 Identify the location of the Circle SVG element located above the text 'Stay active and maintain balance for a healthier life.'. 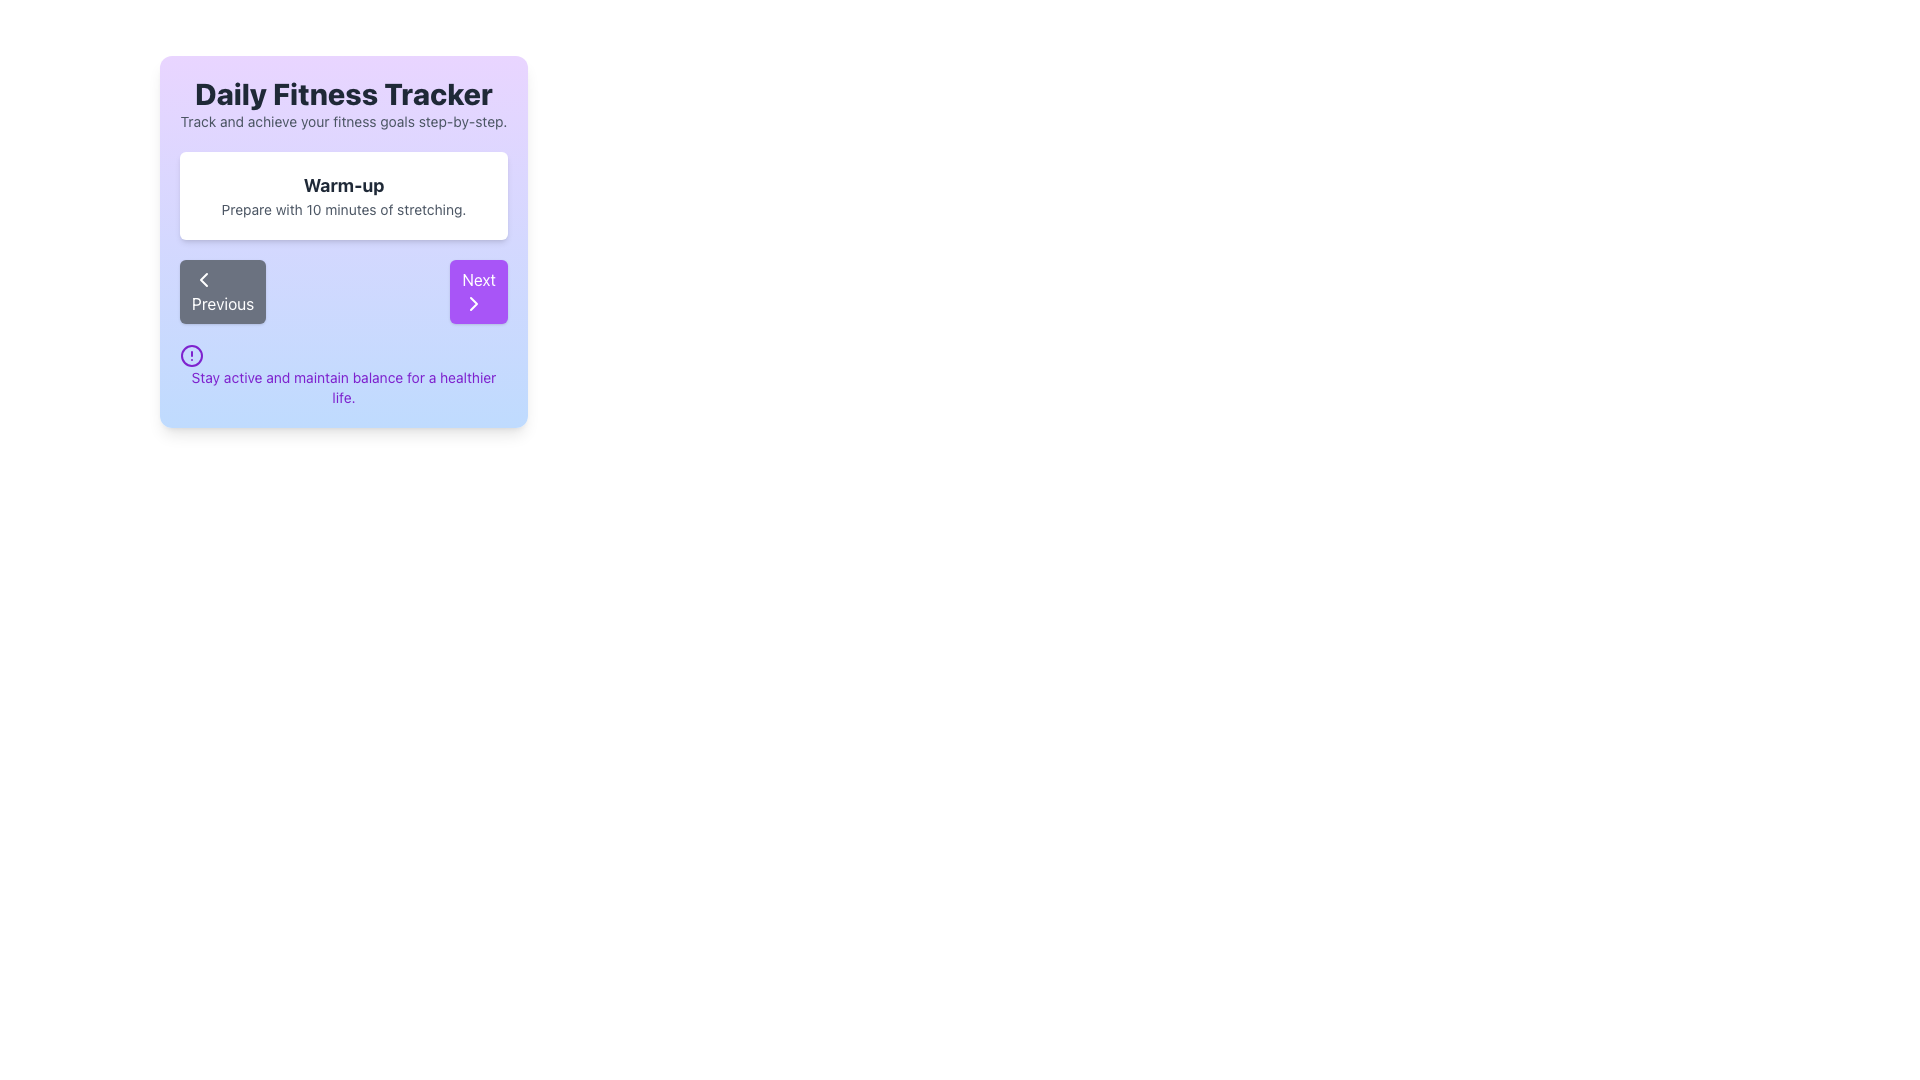
(192, 354).